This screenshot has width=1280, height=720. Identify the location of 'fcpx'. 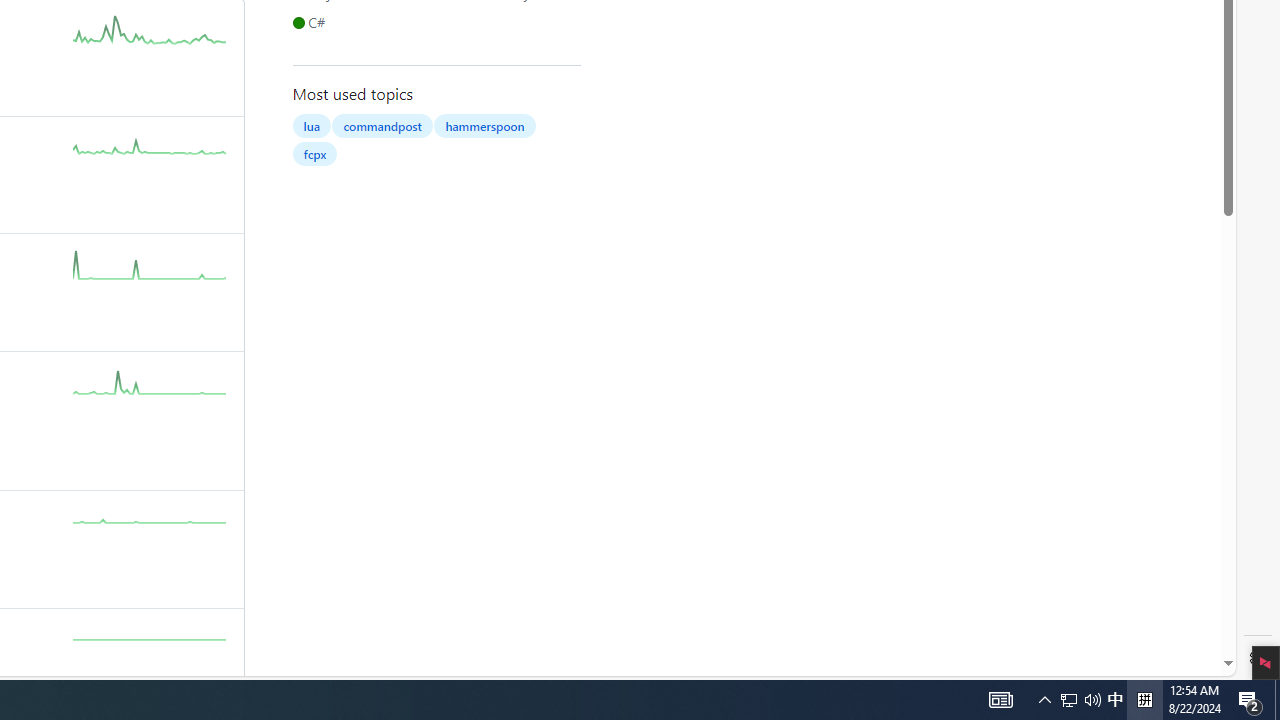
(313, 152).